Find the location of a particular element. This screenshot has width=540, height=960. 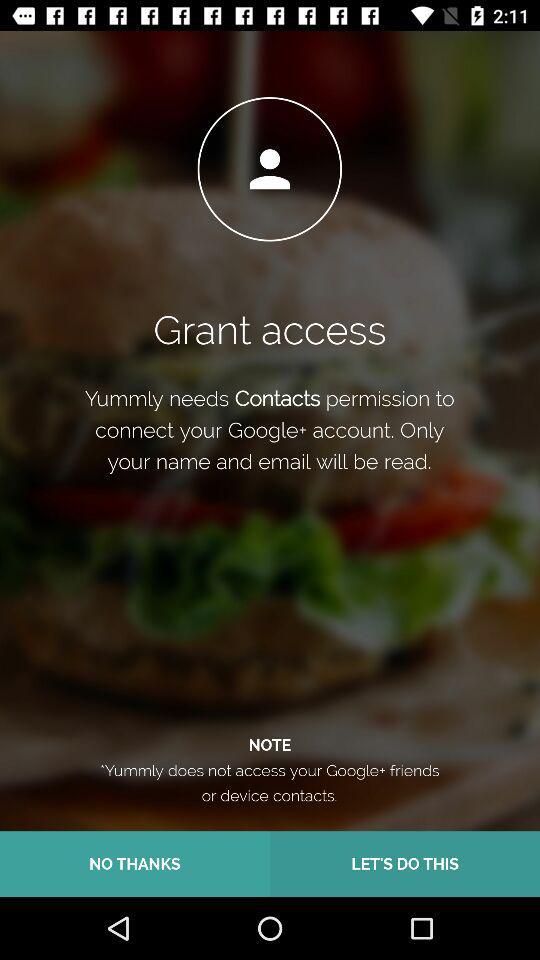

the item to the left of the let s do icon is located at coordinates (135, 863).